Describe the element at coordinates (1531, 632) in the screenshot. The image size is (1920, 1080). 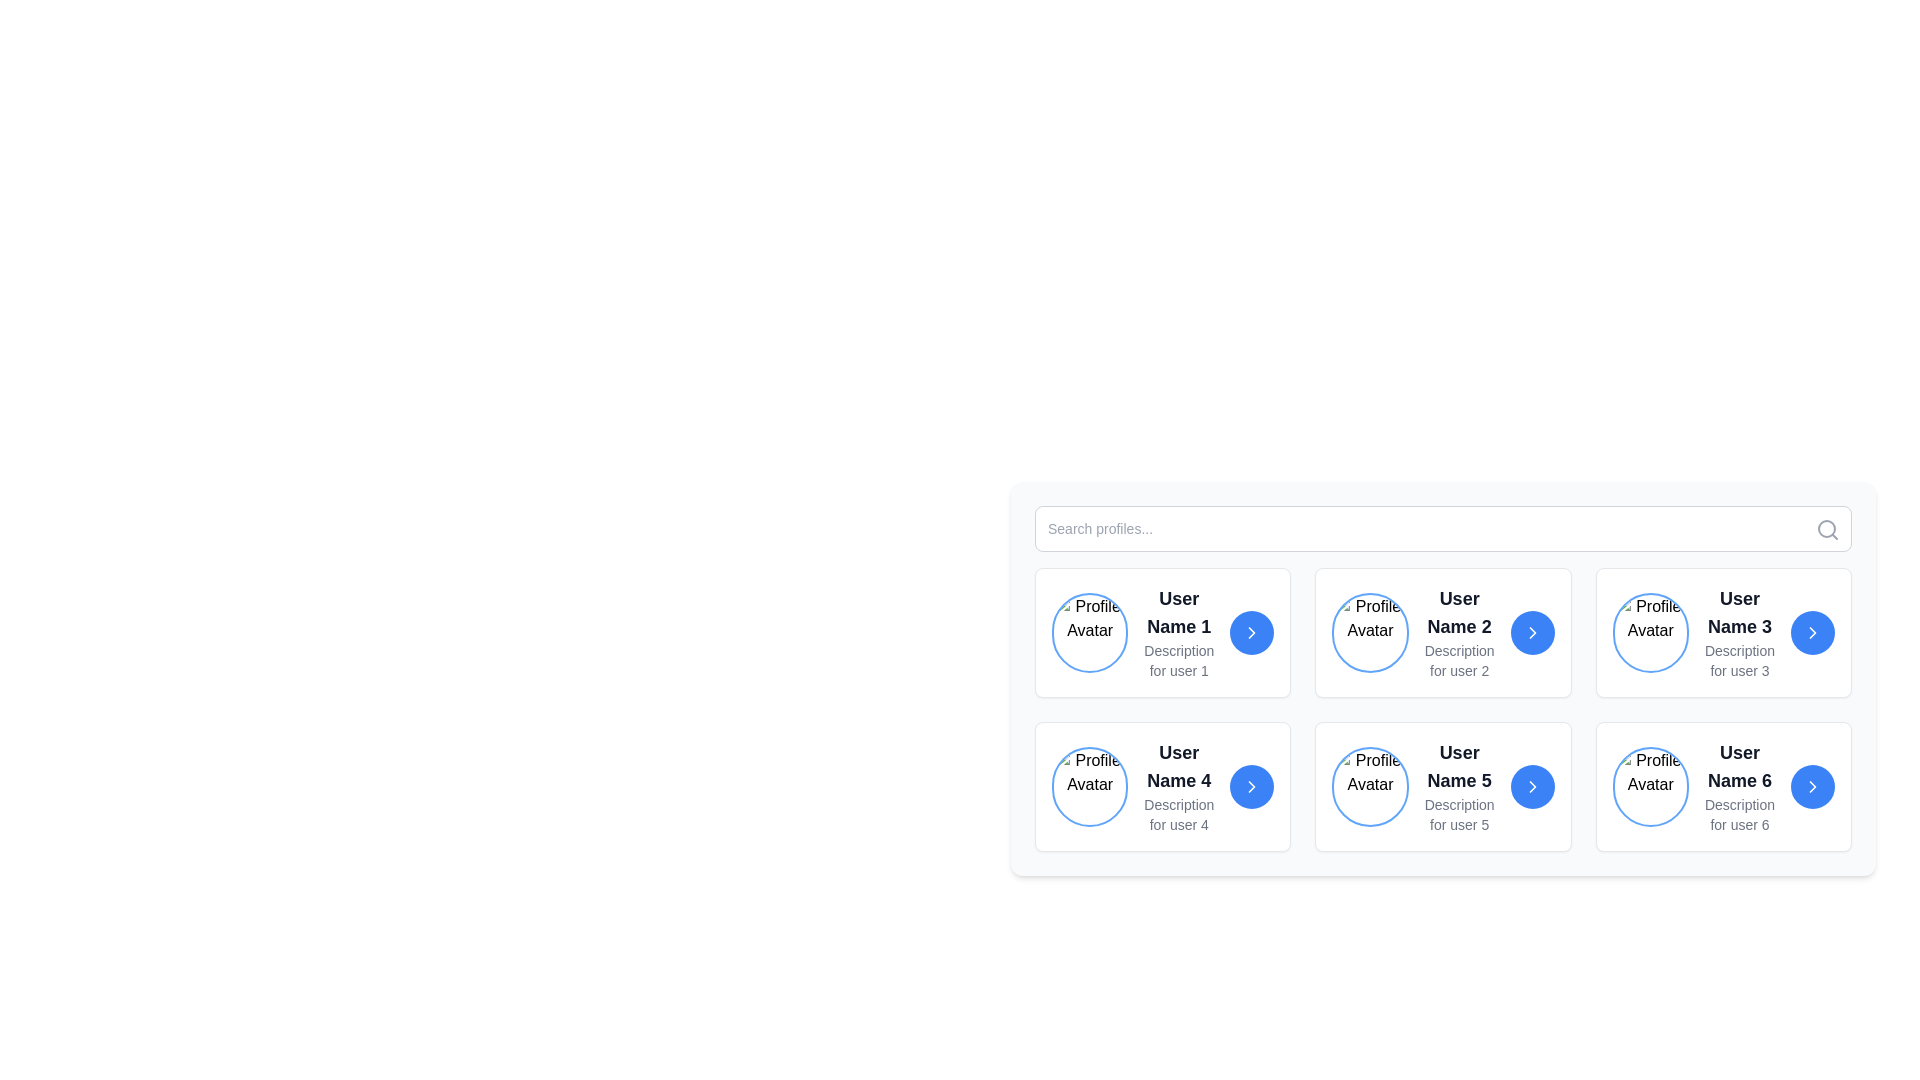
I see `the chevron icon located in the upper row of profile cards, specifically on the second card associated with 'User Name 2'` at that location.